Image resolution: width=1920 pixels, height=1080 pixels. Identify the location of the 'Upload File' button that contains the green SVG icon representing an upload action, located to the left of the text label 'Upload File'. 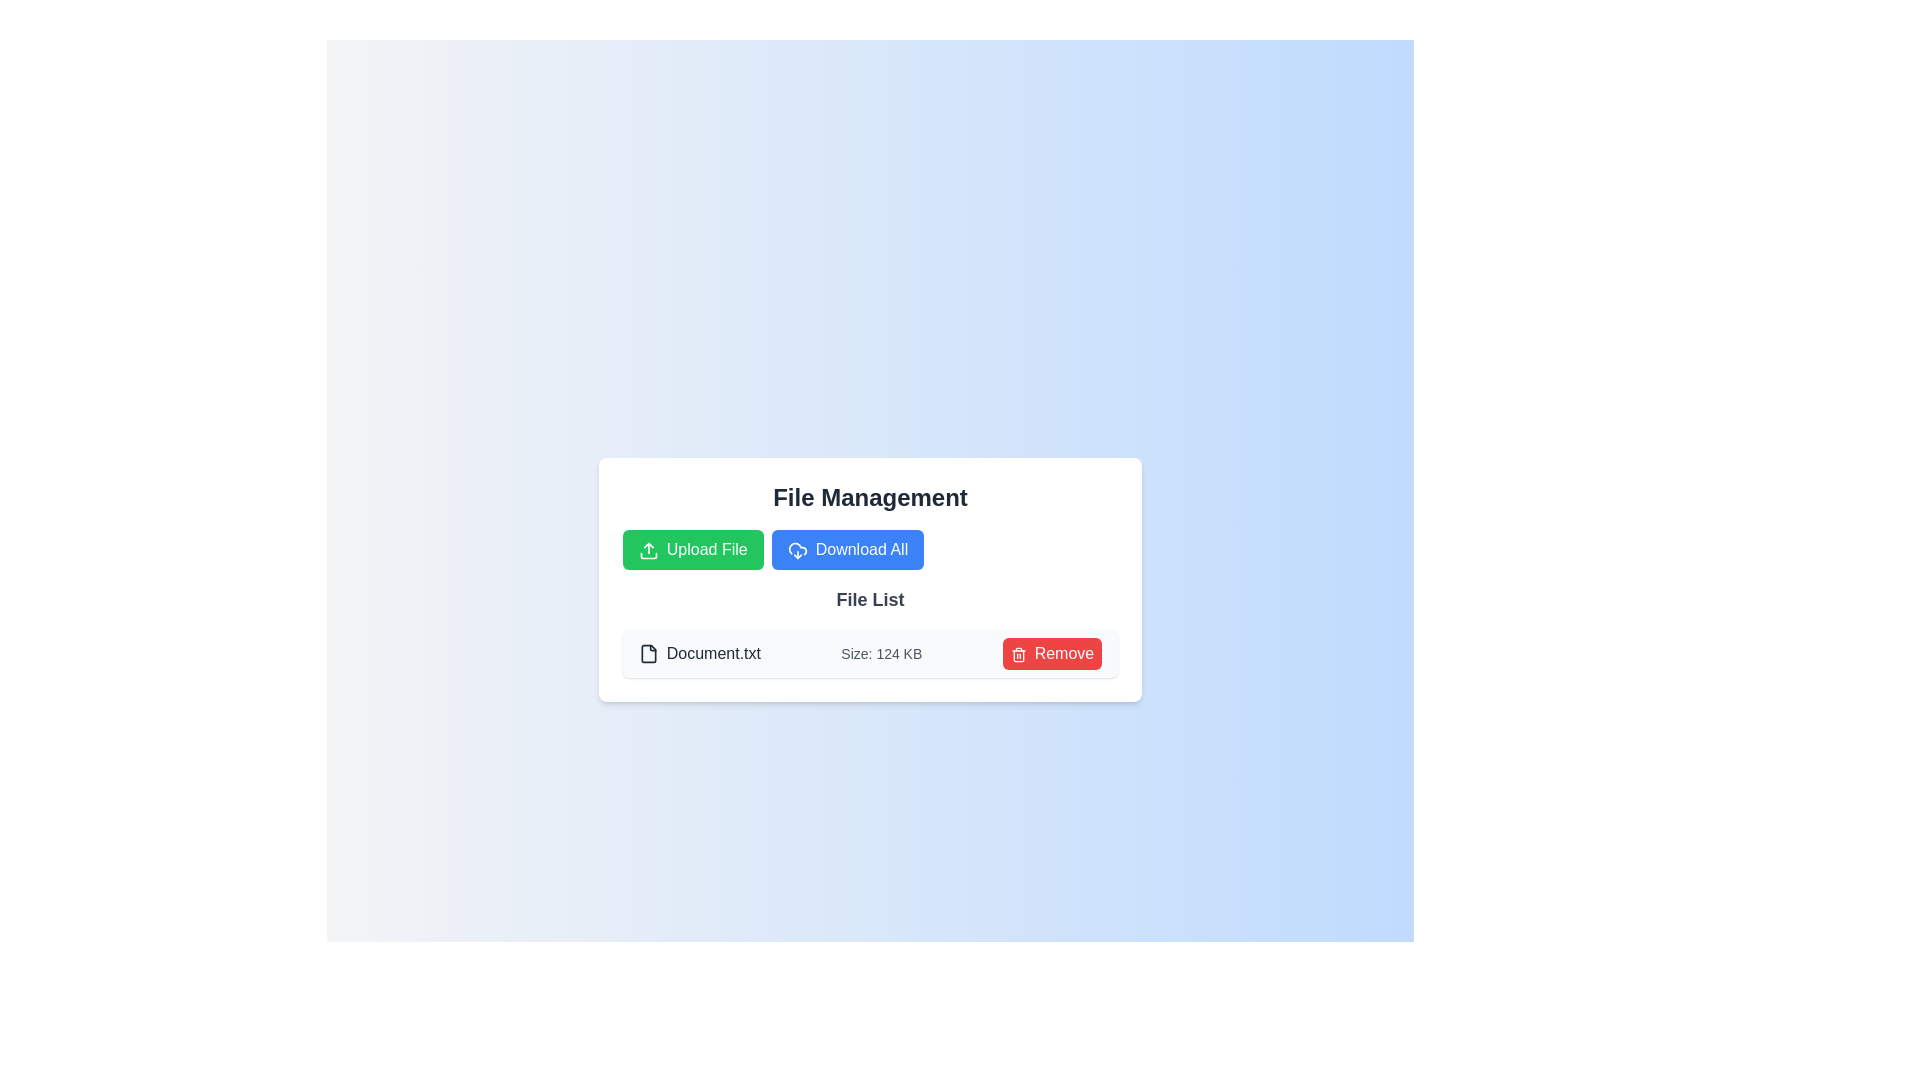
(648, 550).